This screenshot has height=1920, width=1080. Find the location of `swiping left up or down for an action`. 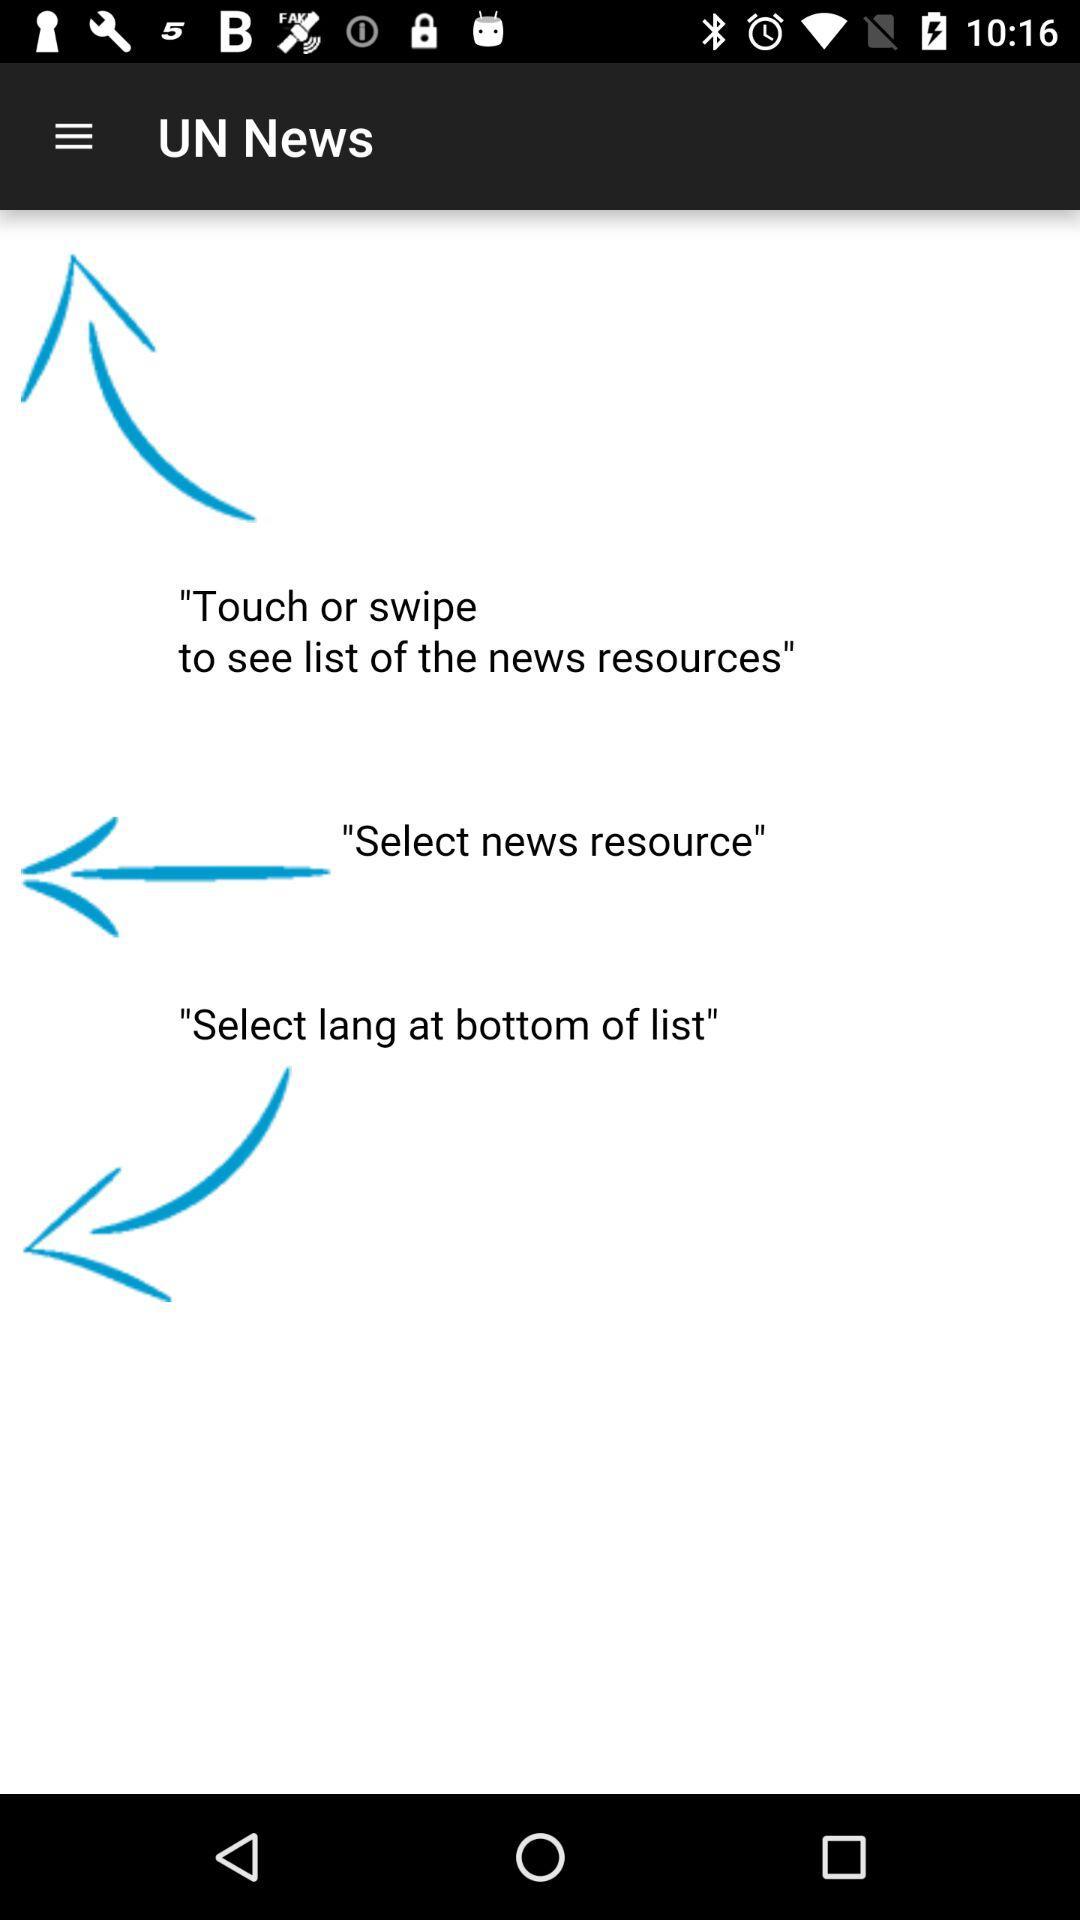

swiping left up or down for an action is located at coordinates (540, 1002).